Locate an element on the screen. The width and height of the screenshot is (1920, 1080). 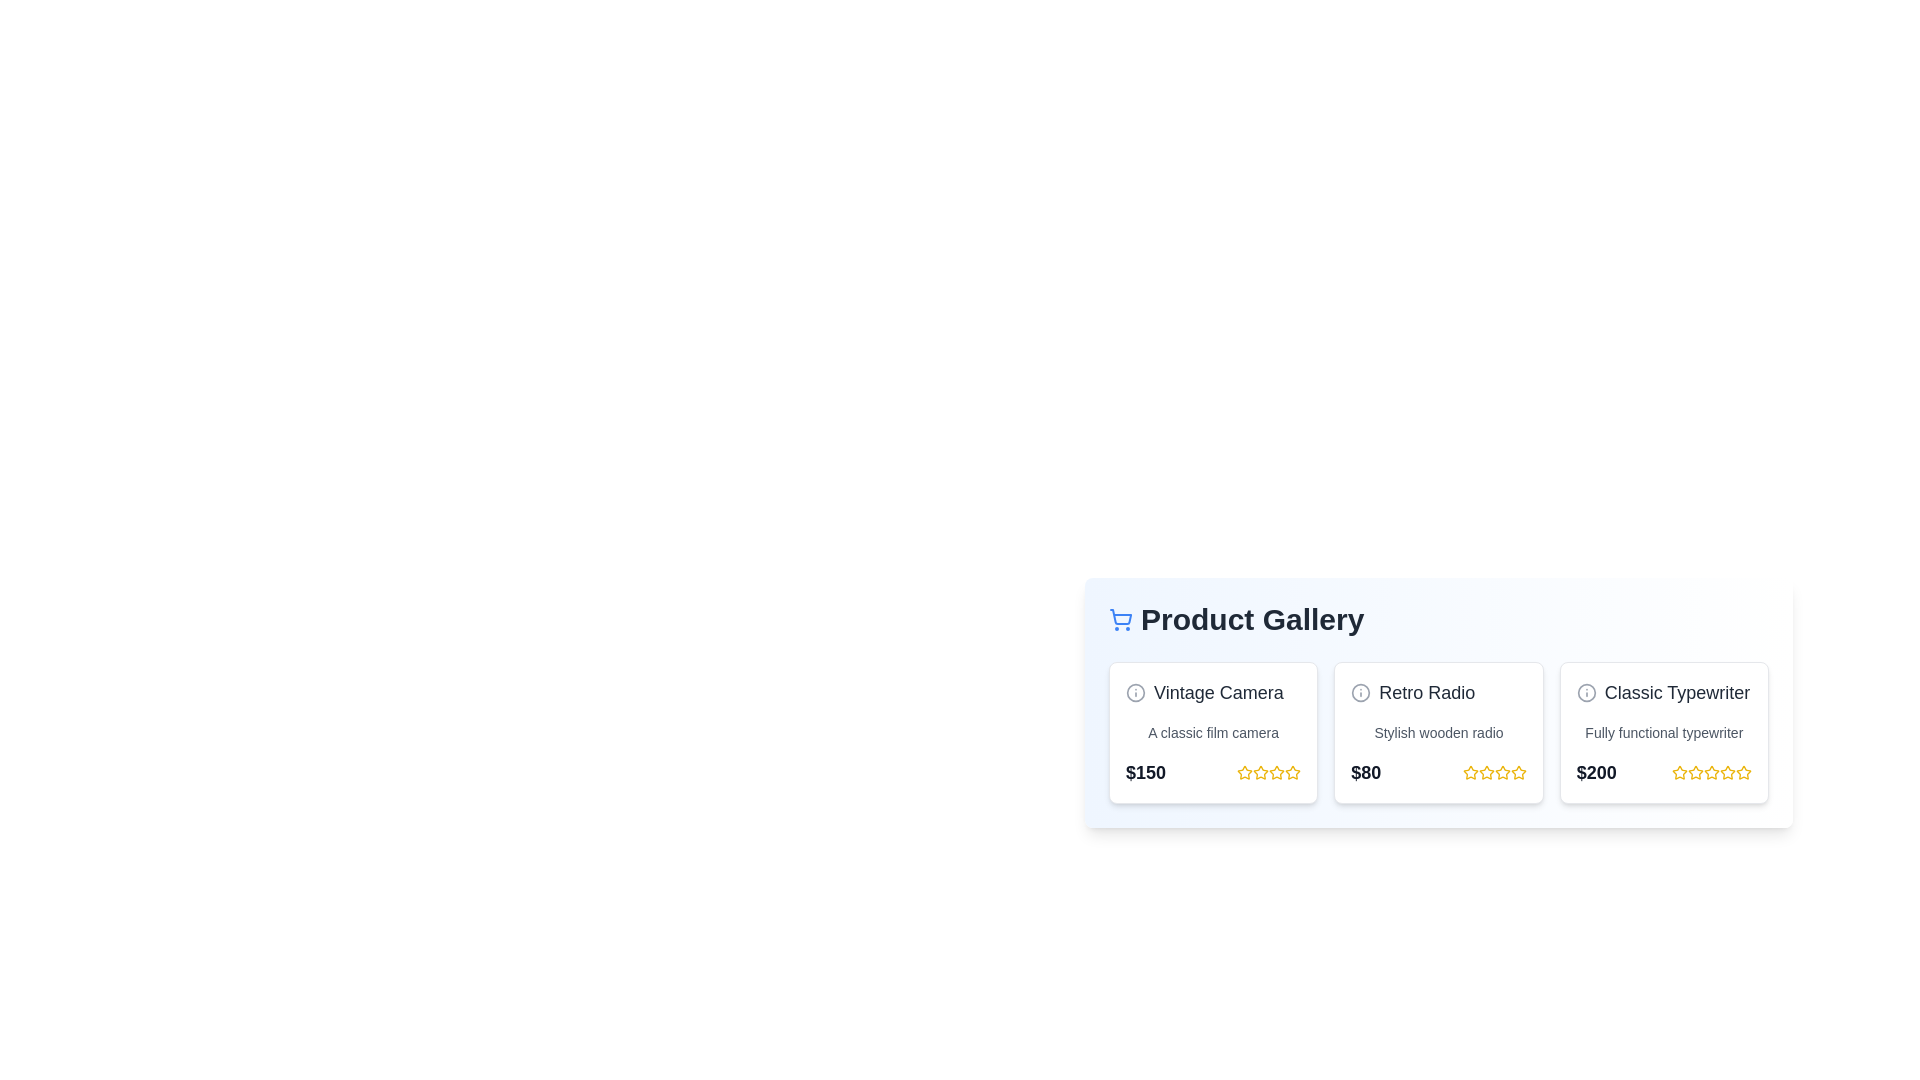
the product card for Classic Typewriter is located at coordinates (1664, 732).